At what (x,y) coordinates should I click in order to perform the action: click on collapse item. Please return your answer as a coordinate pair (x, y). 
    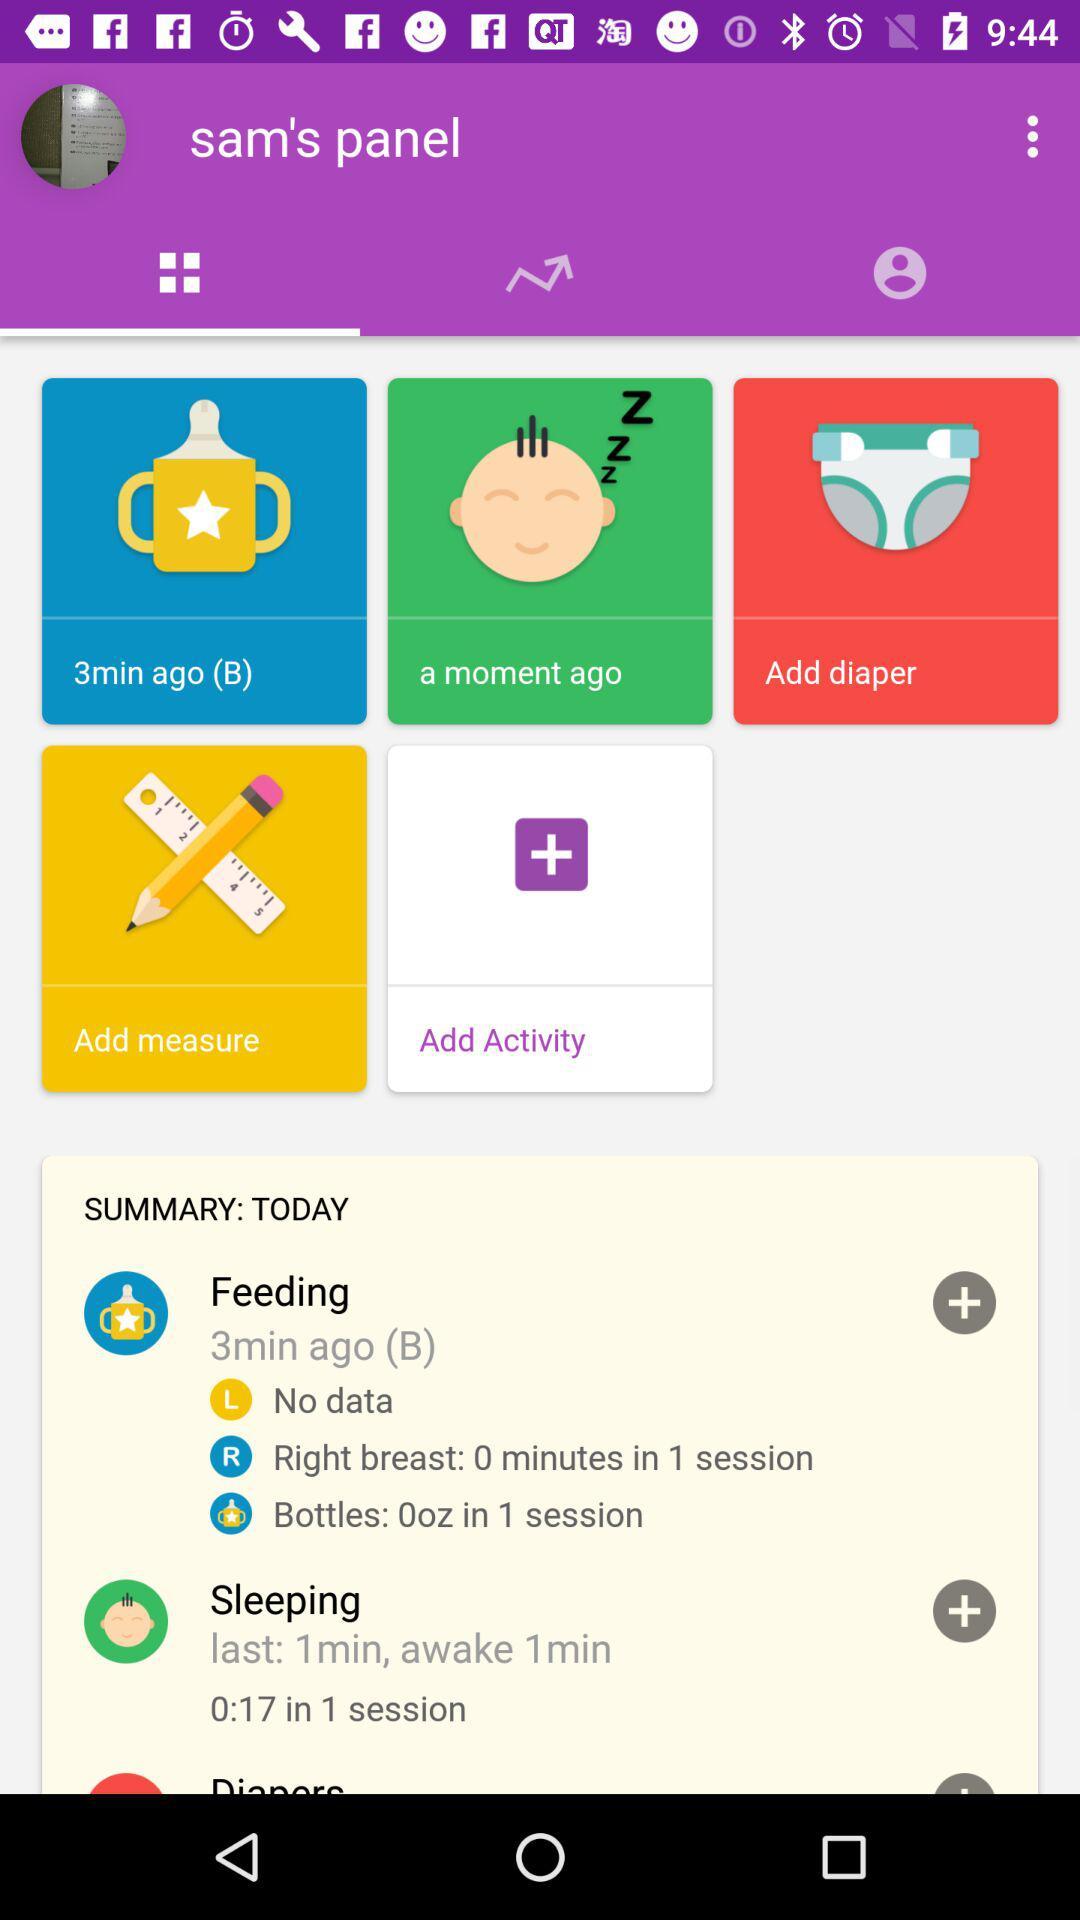
    Looking at the image, I should click on (963, 1611).